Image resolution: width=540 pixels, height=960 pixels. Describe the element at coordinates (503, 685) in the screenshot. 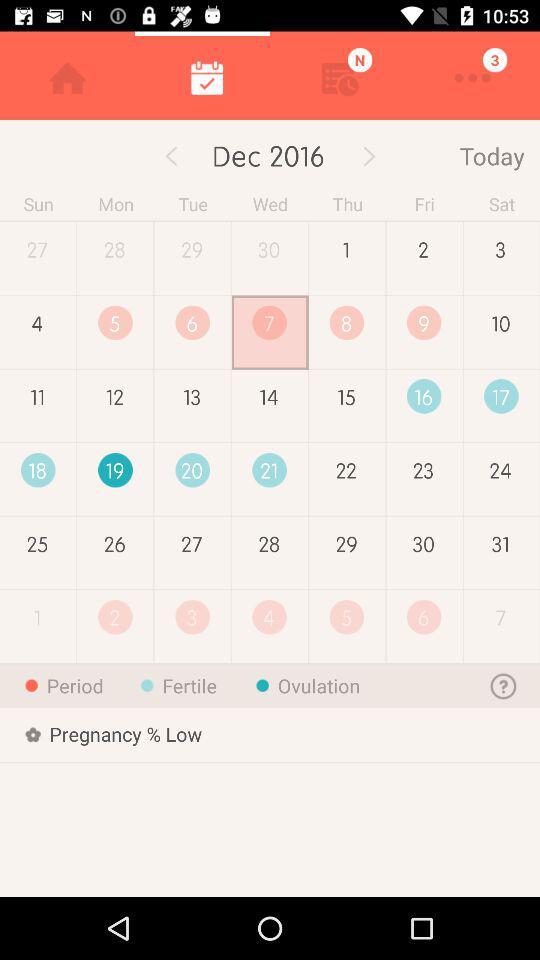

I see `information` at that location.